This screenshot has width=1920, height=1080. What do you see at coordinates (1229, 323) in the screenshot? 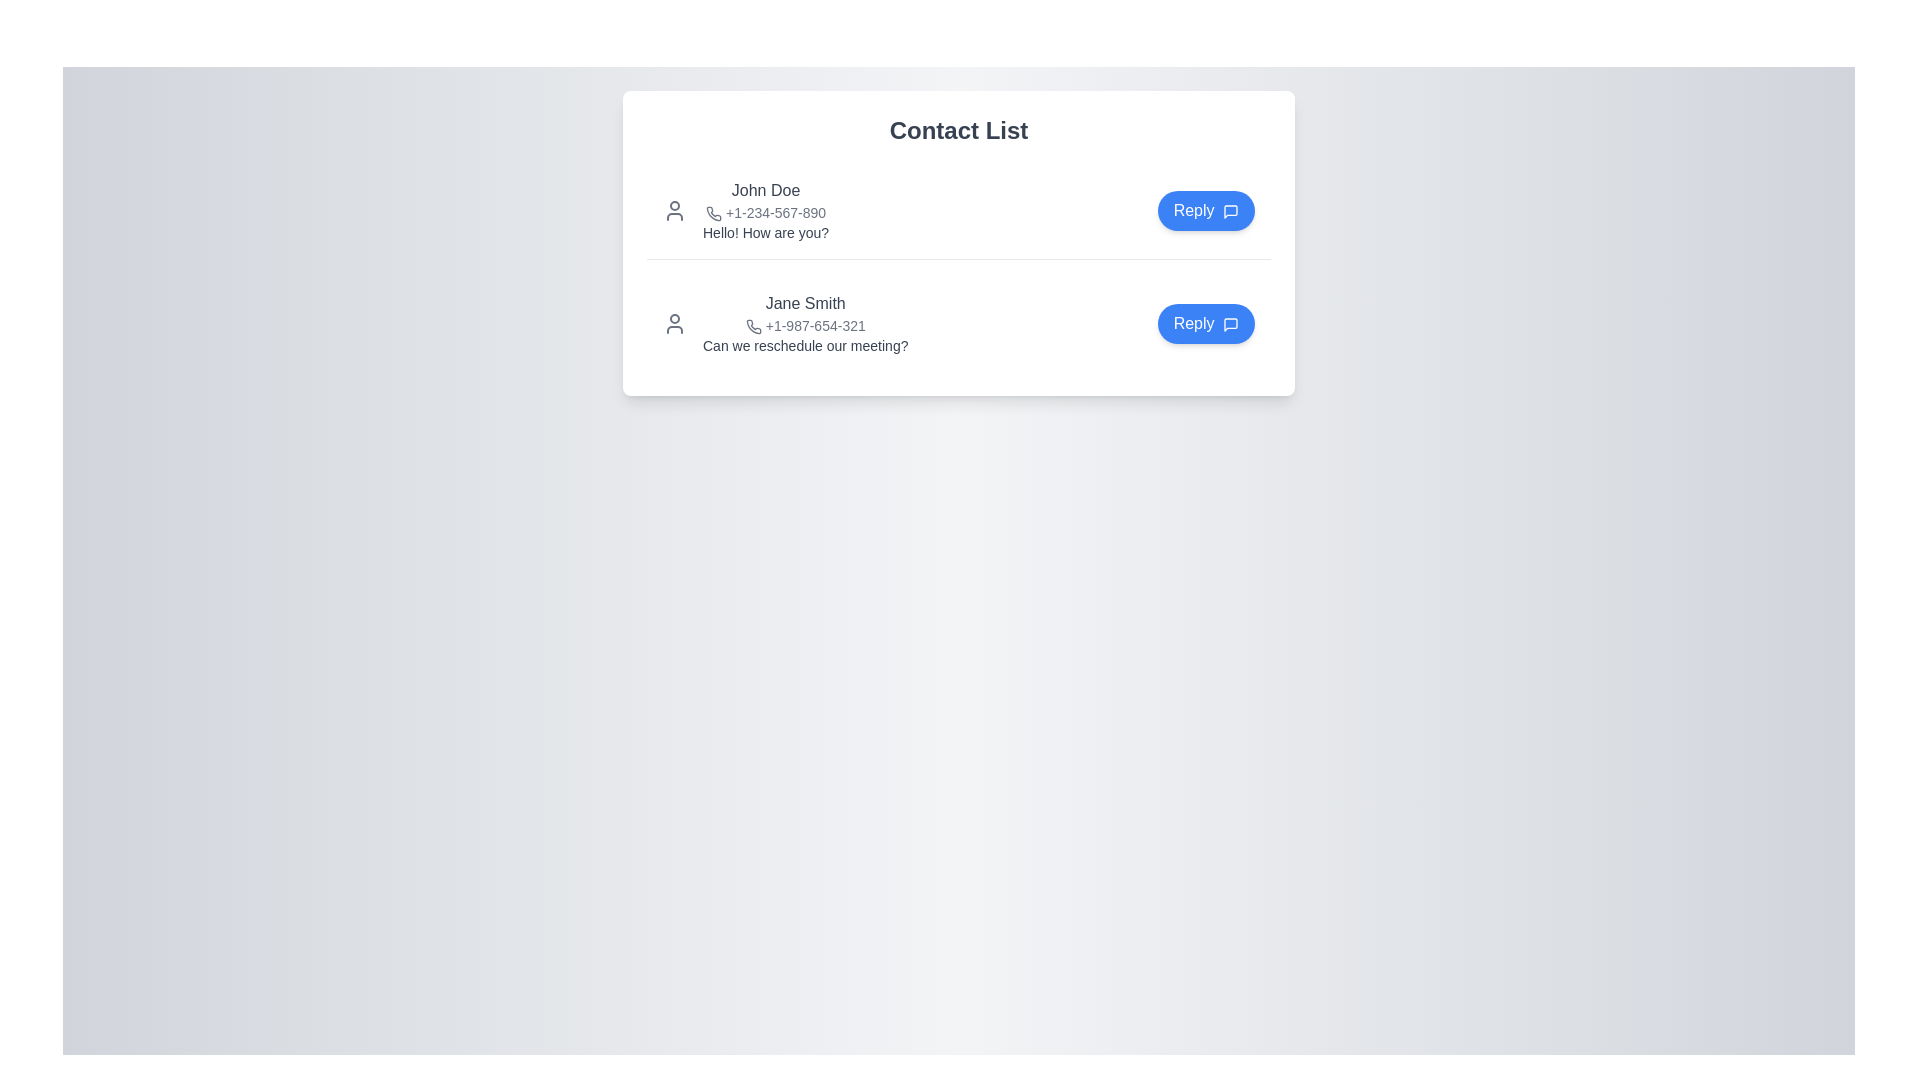
I see `the speech bubble icon with a blue outline located inside the 'Reply' button, which is positioned to the right of the 'Jane Smith' contact entry` at bounding box center [1229, 323].